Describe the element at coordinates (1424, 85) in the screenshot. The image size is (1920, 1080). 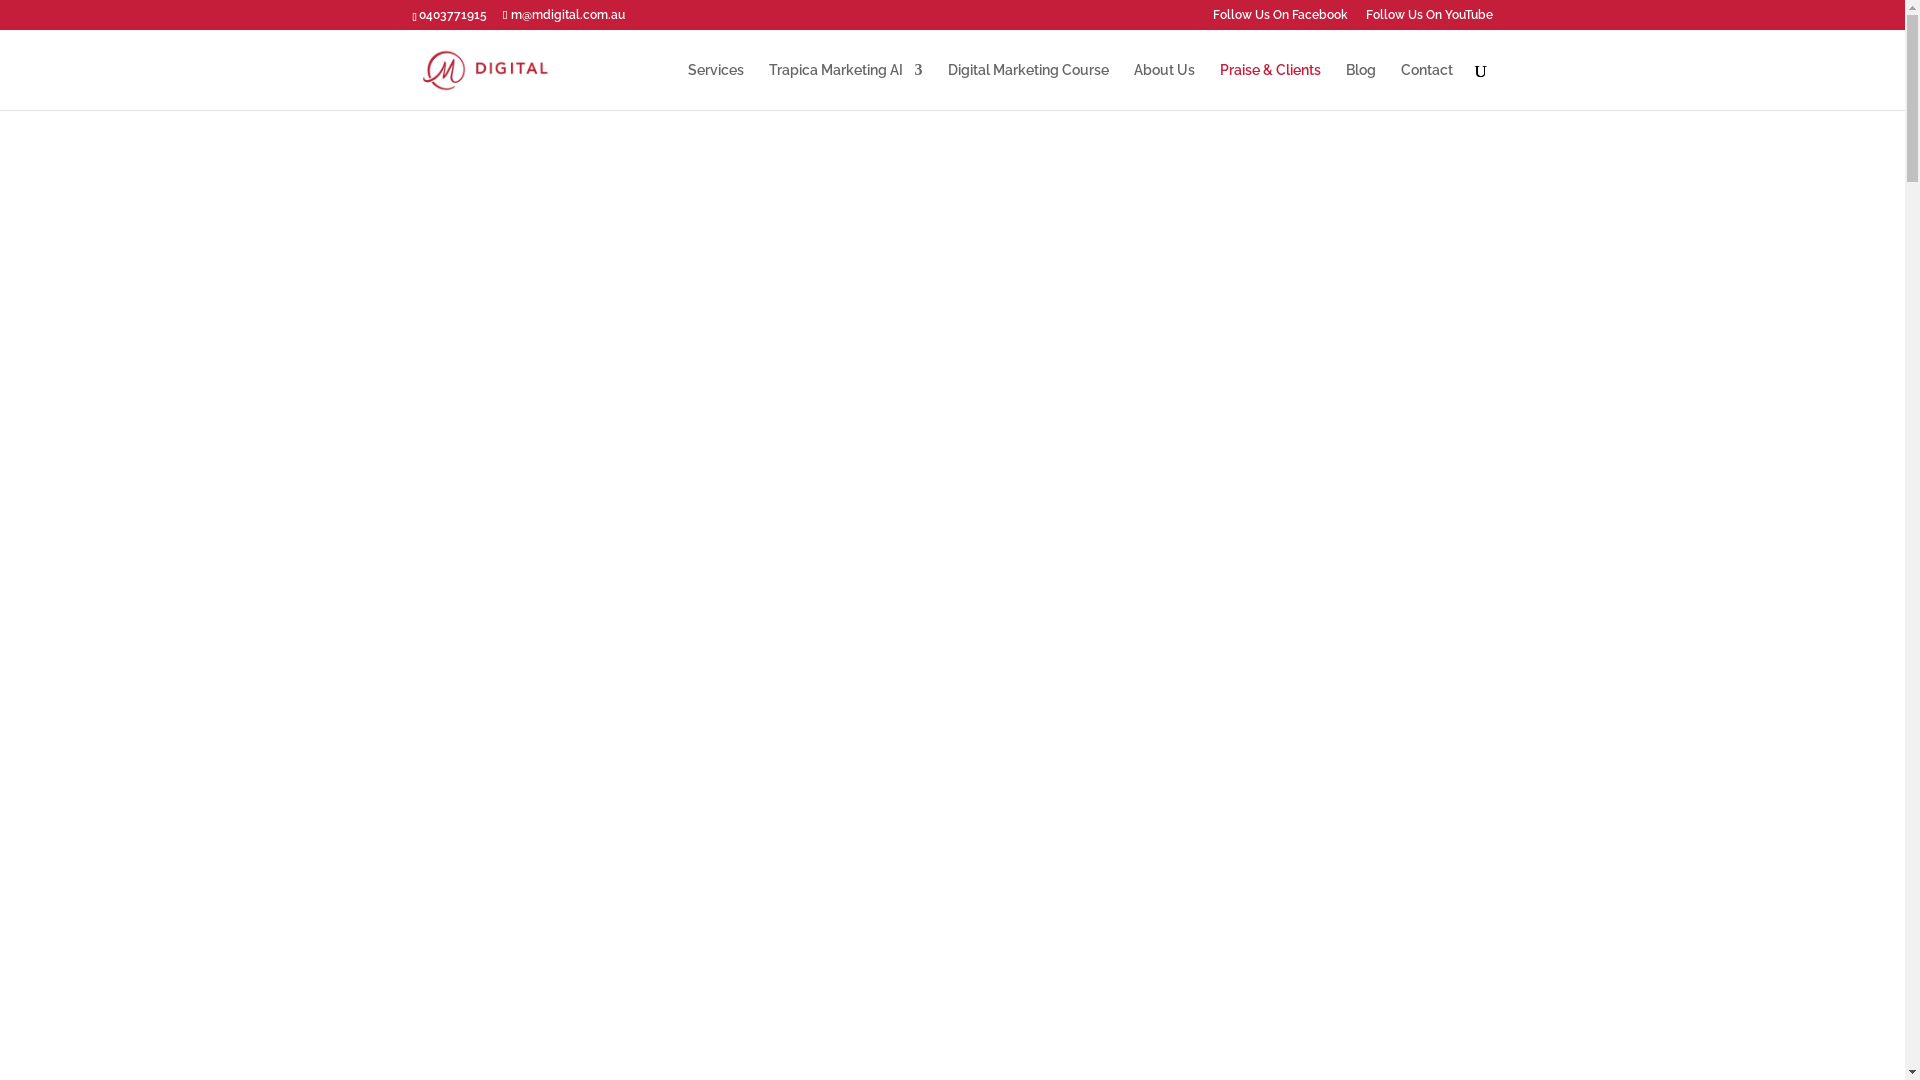
I see `'Contact'` at that location.